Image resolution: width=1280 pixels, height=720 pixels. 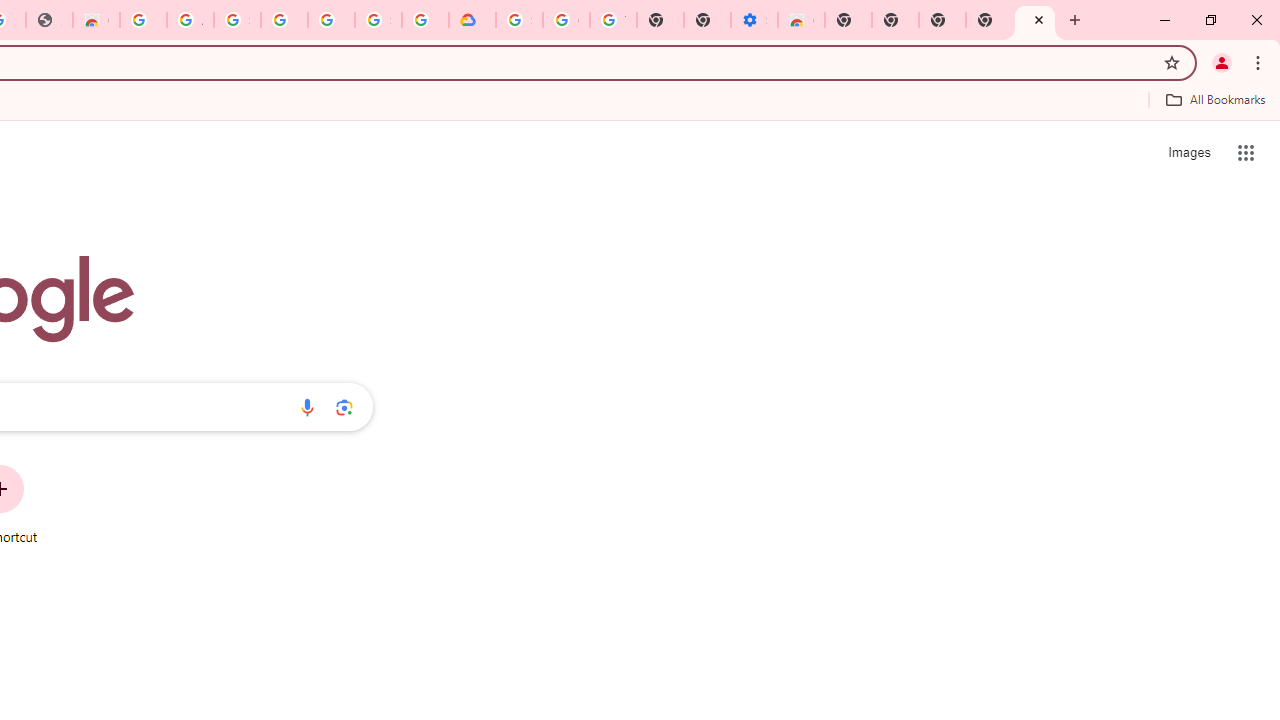 I want to click on 'New Tab', so click(x=989, y=20).